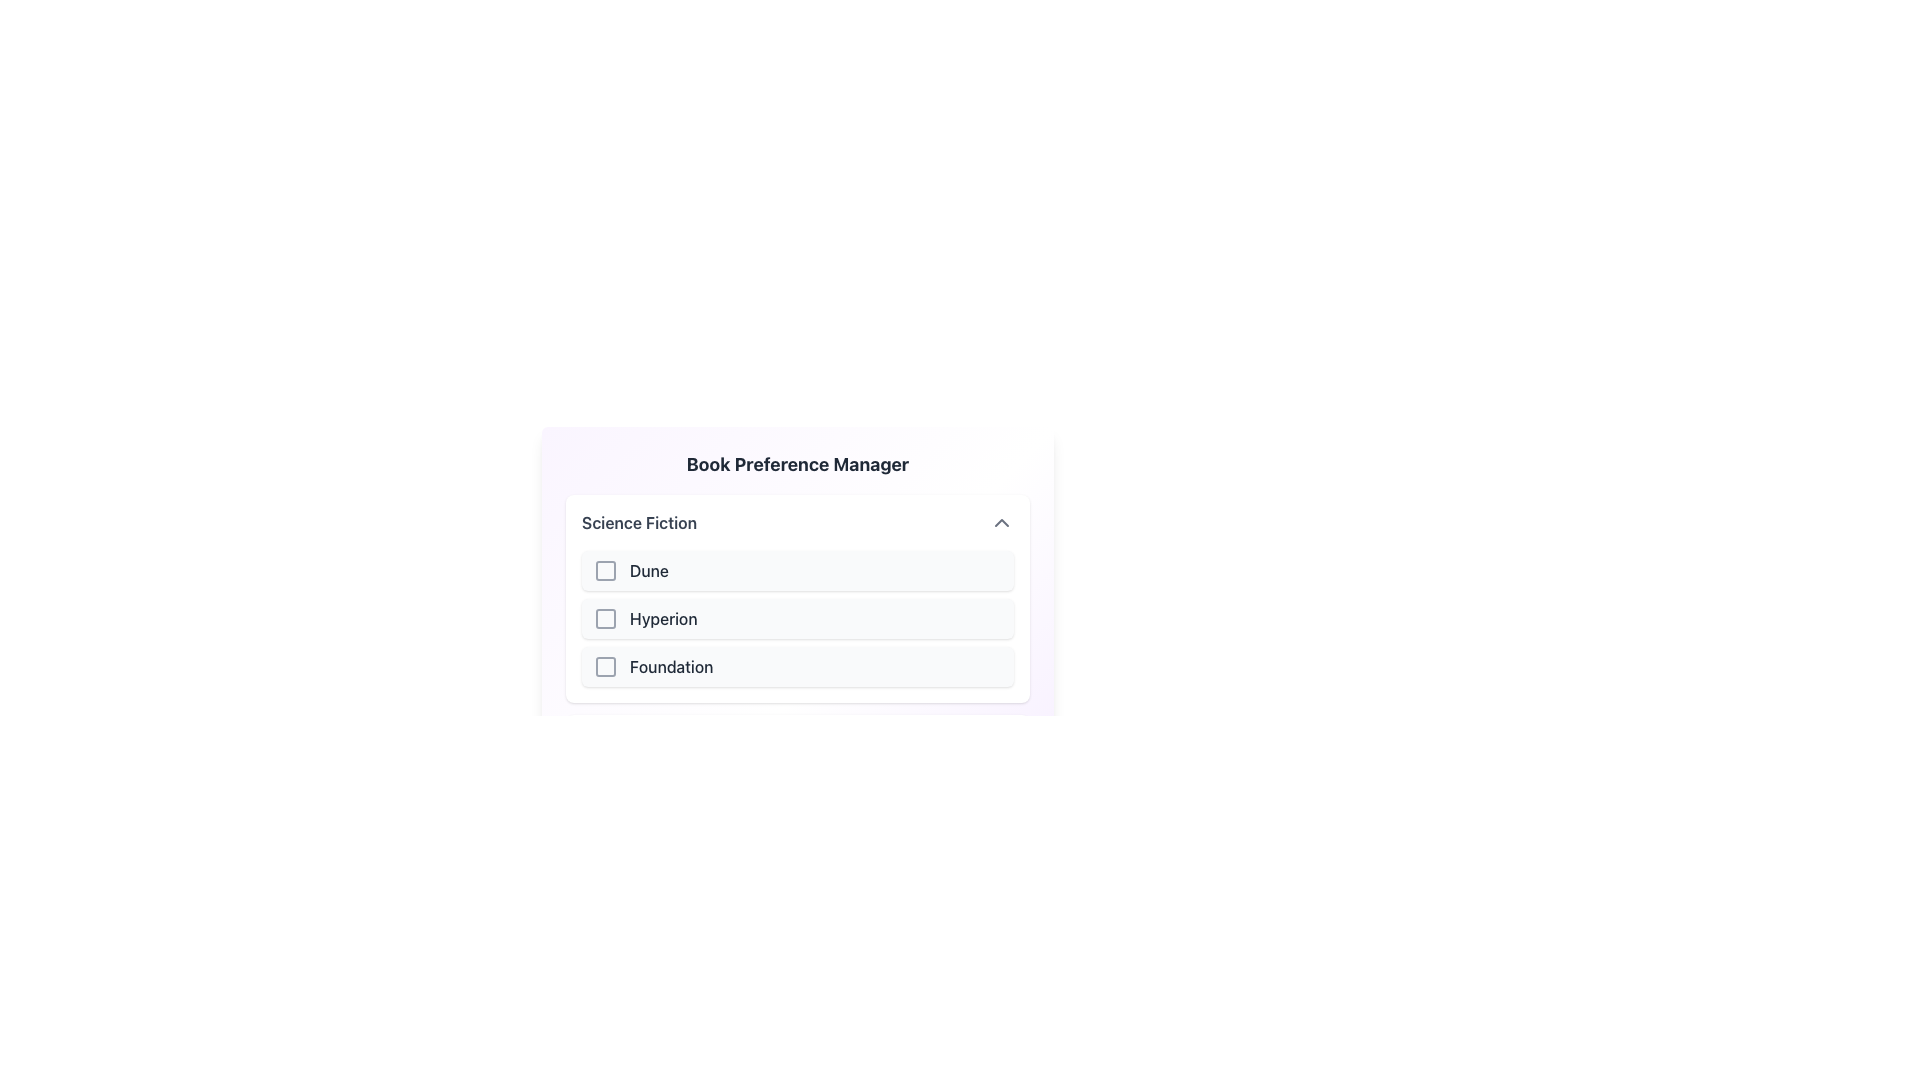 This screenshot has height=1080, width=1920. Describe the element at coordinates (796, 617) in the screenshot. I see `the second selectable list item with a checkbox labeled 'Hyperion' under the 'Science Fiction' section of the 'Book Preference Manager'` at that location.